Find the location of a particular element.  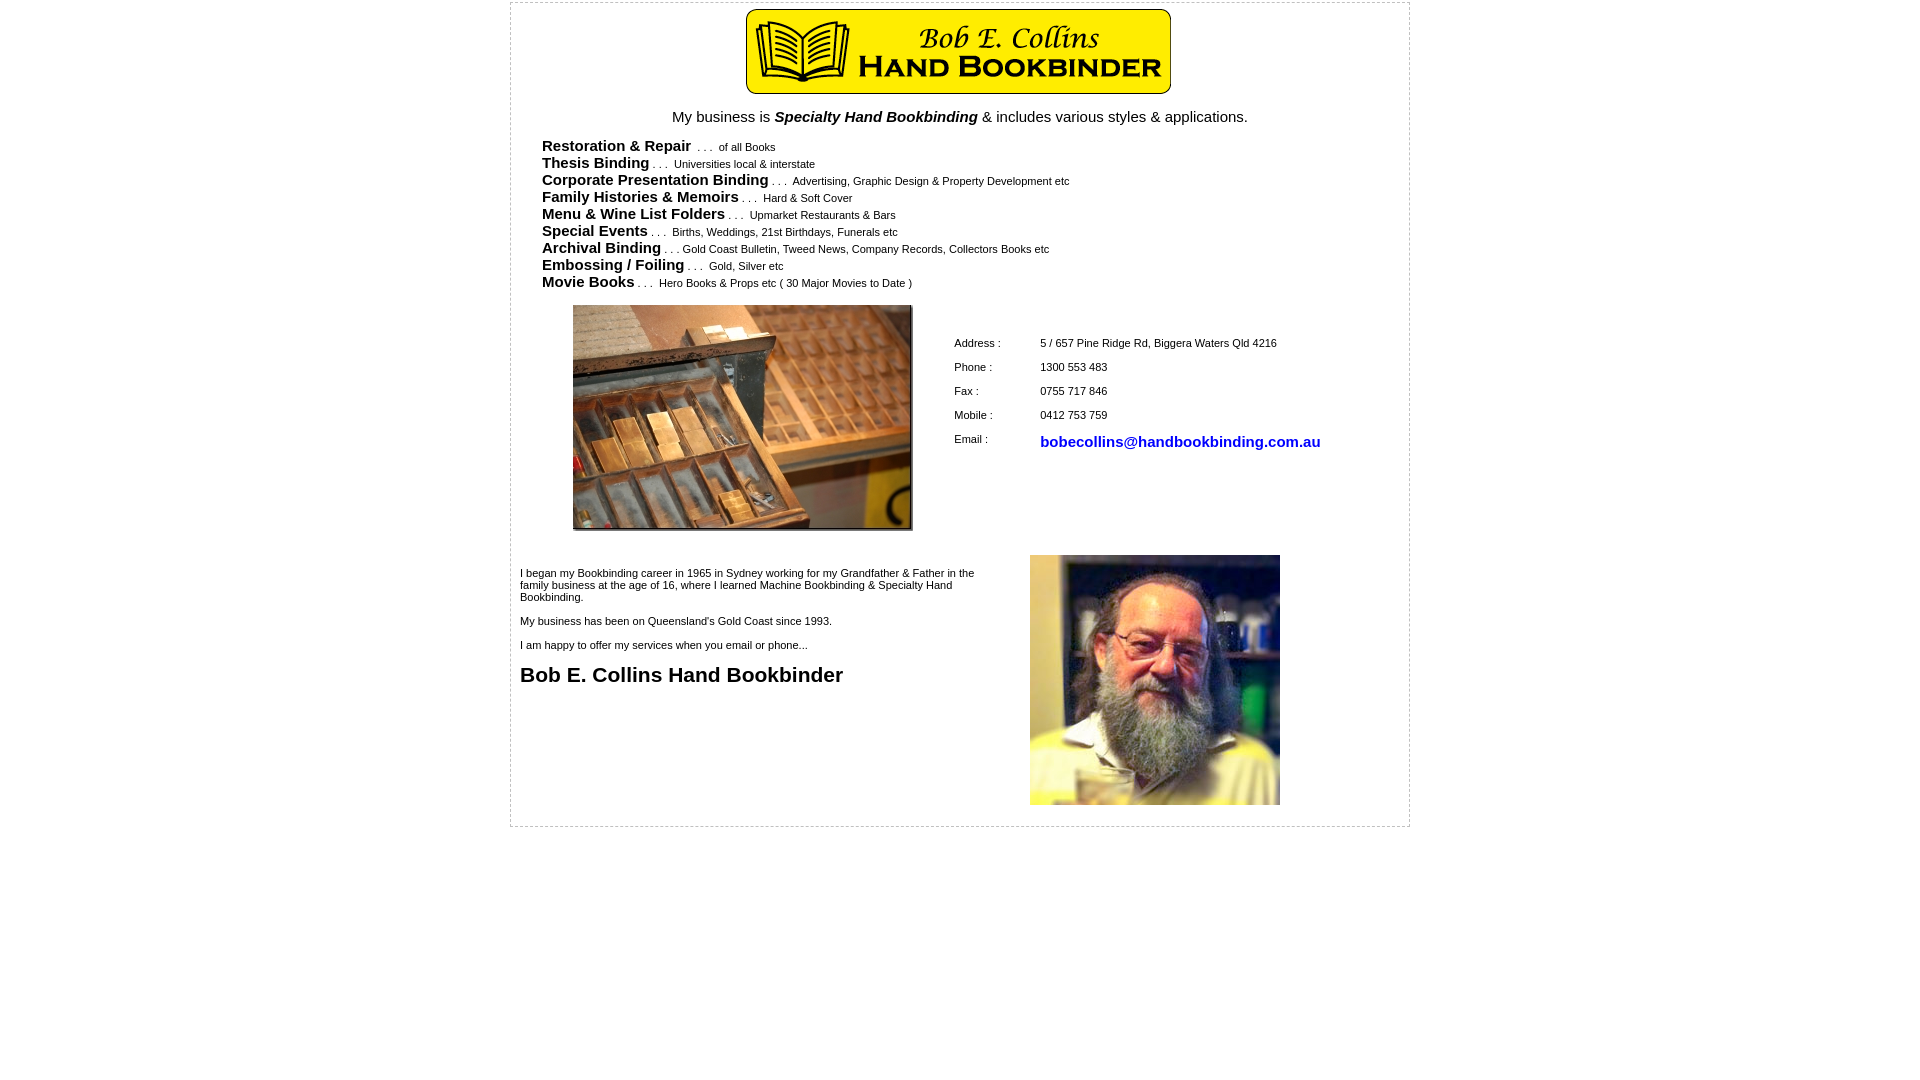

'bobecollins@handbookbinding.com.au' is located at coordinates (1180, 440).